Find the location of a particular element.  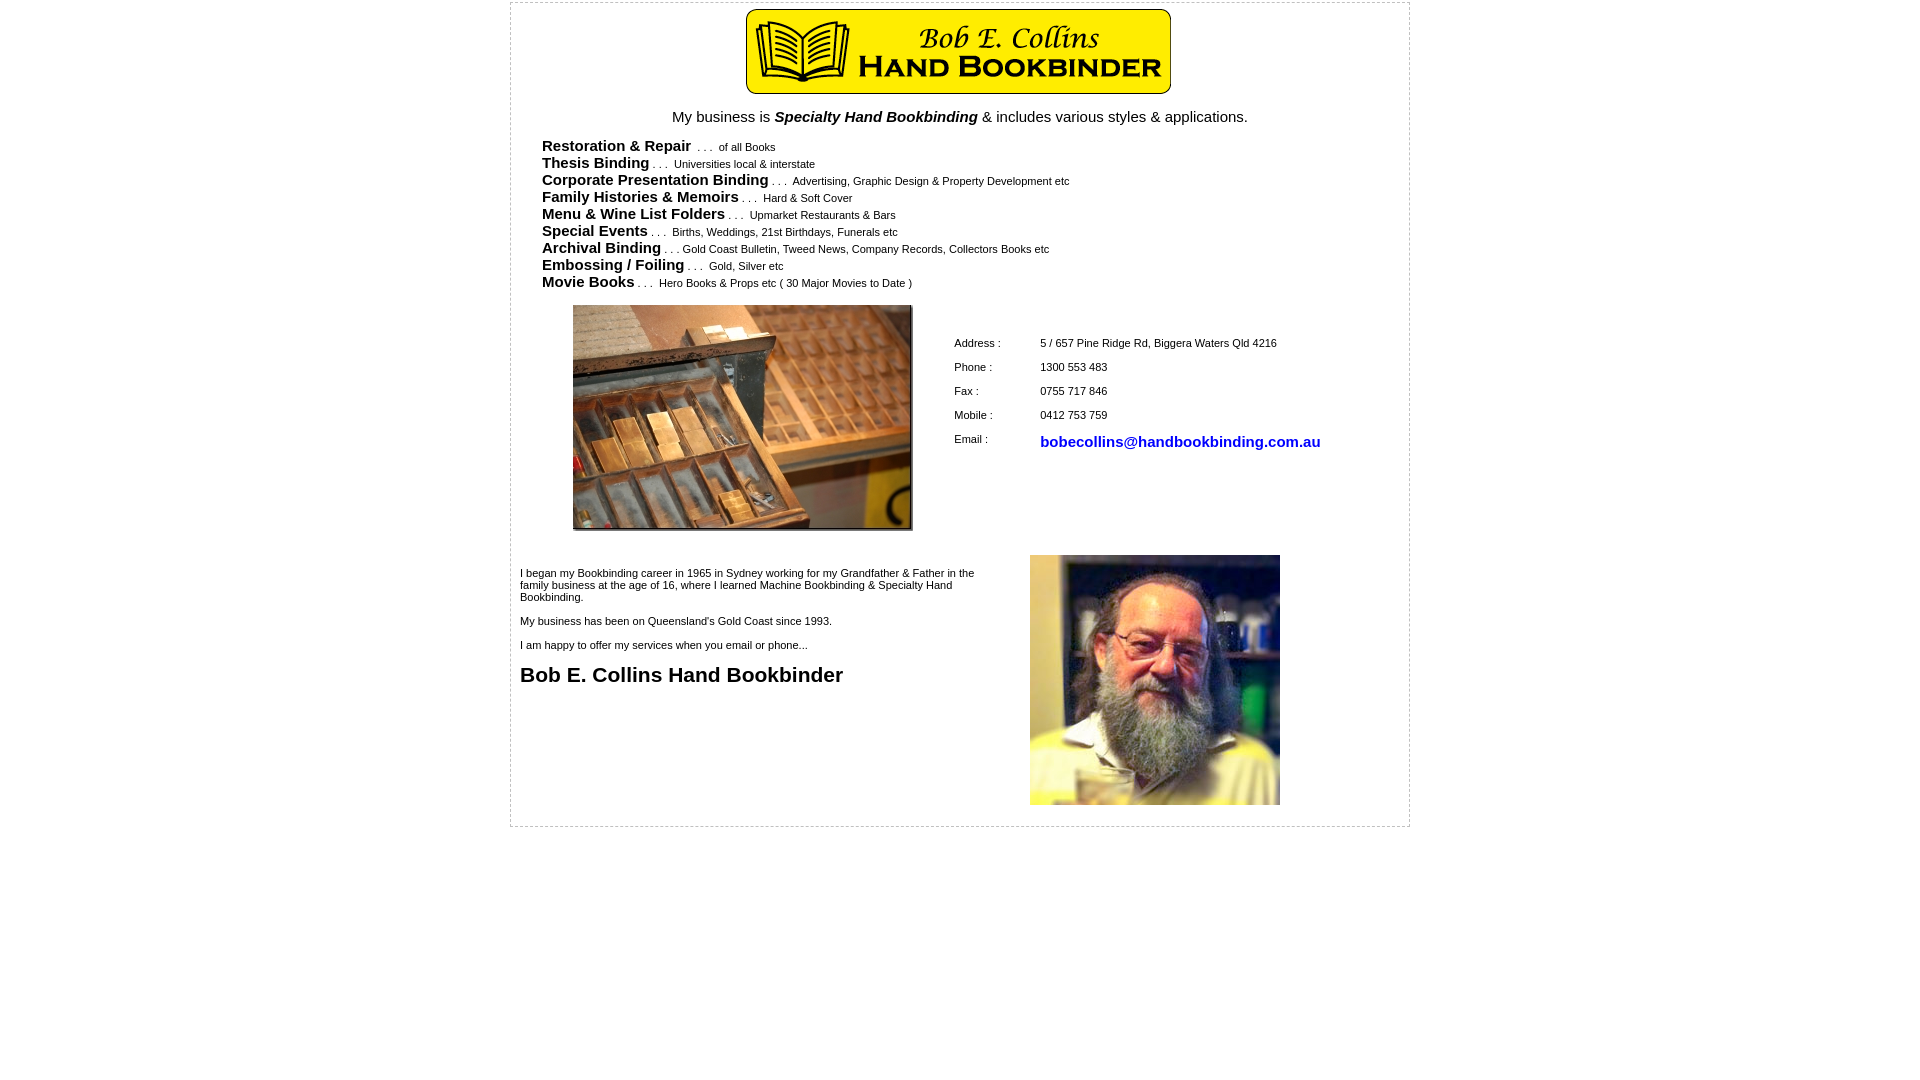

'bobecollins@handbookbinding.com.au' is located at coordinates (1180, 440).